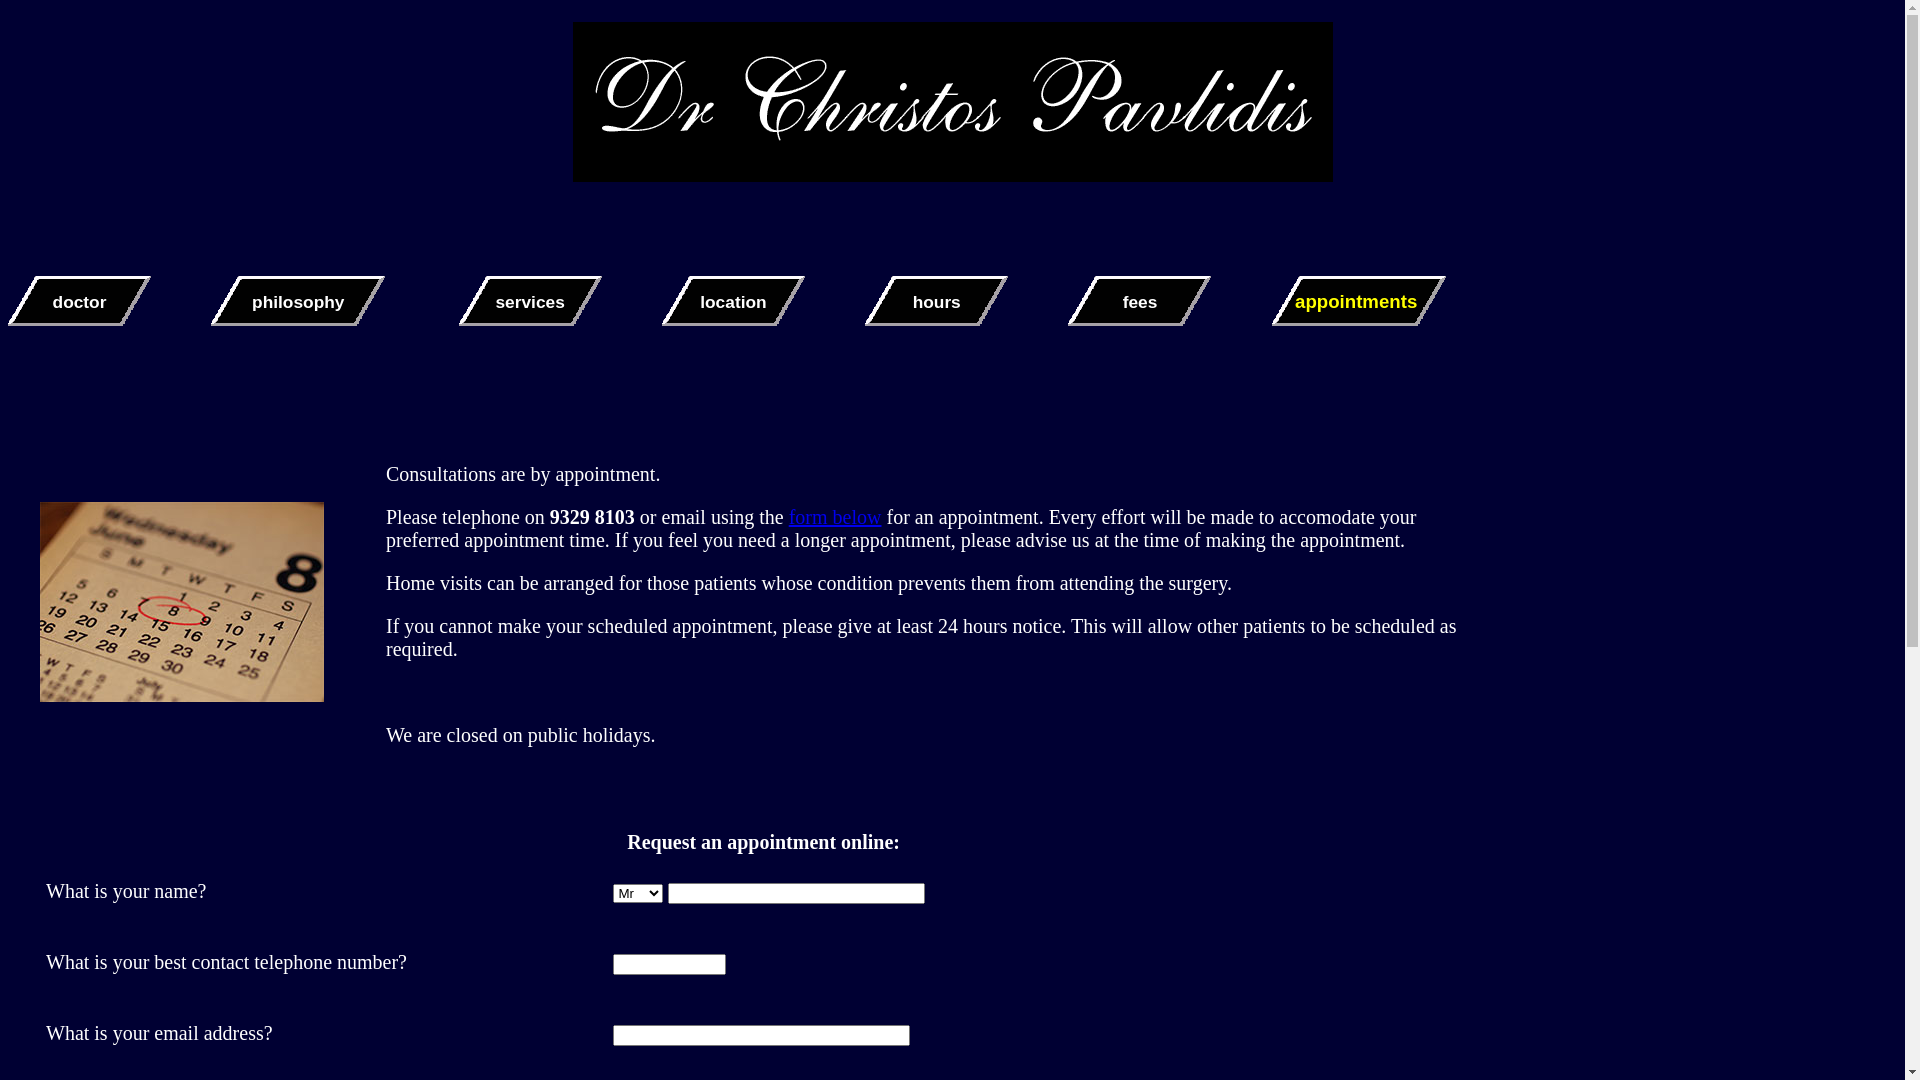  Describe the element at coordinates (732, 301) in the screenshot. I see `'location'` at that location.